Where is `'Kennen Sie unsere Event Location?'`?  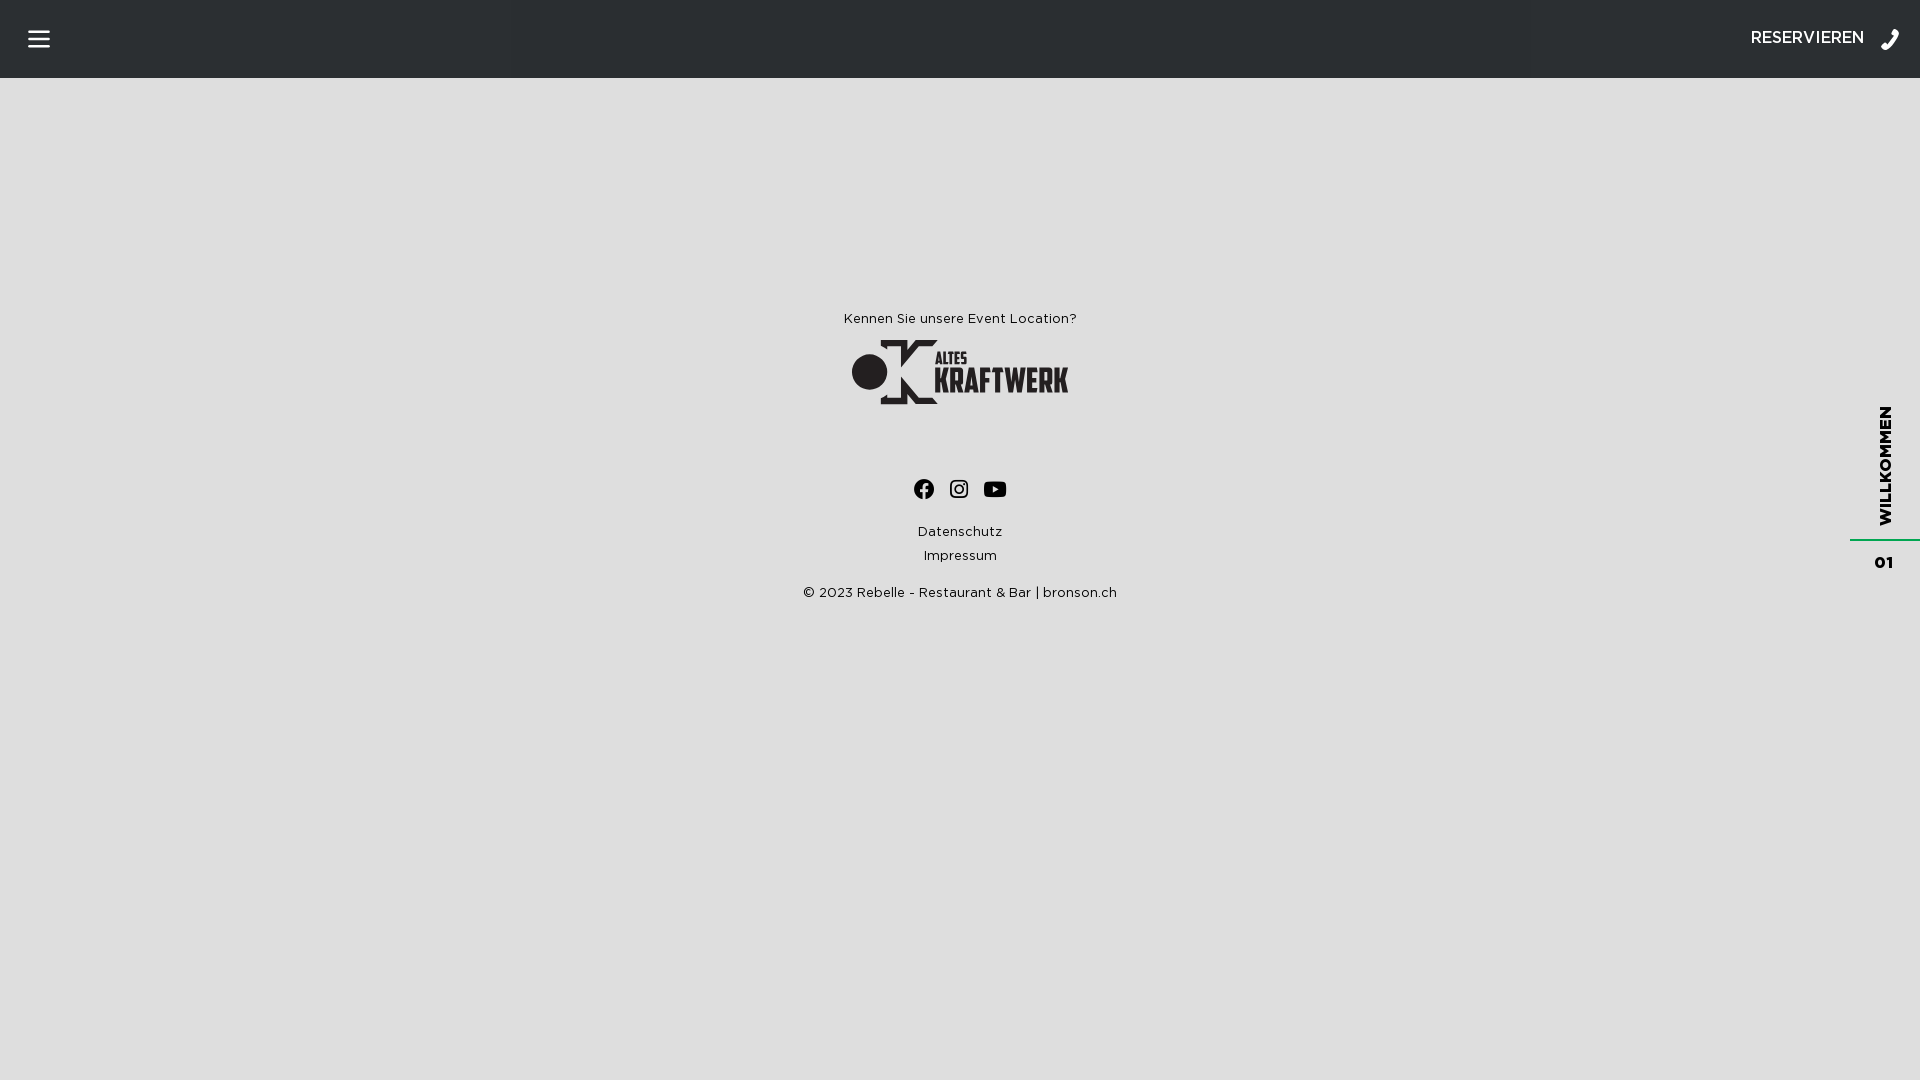
'Kennen Sie unsere Event Location?' is located at coordinates (960, 358).